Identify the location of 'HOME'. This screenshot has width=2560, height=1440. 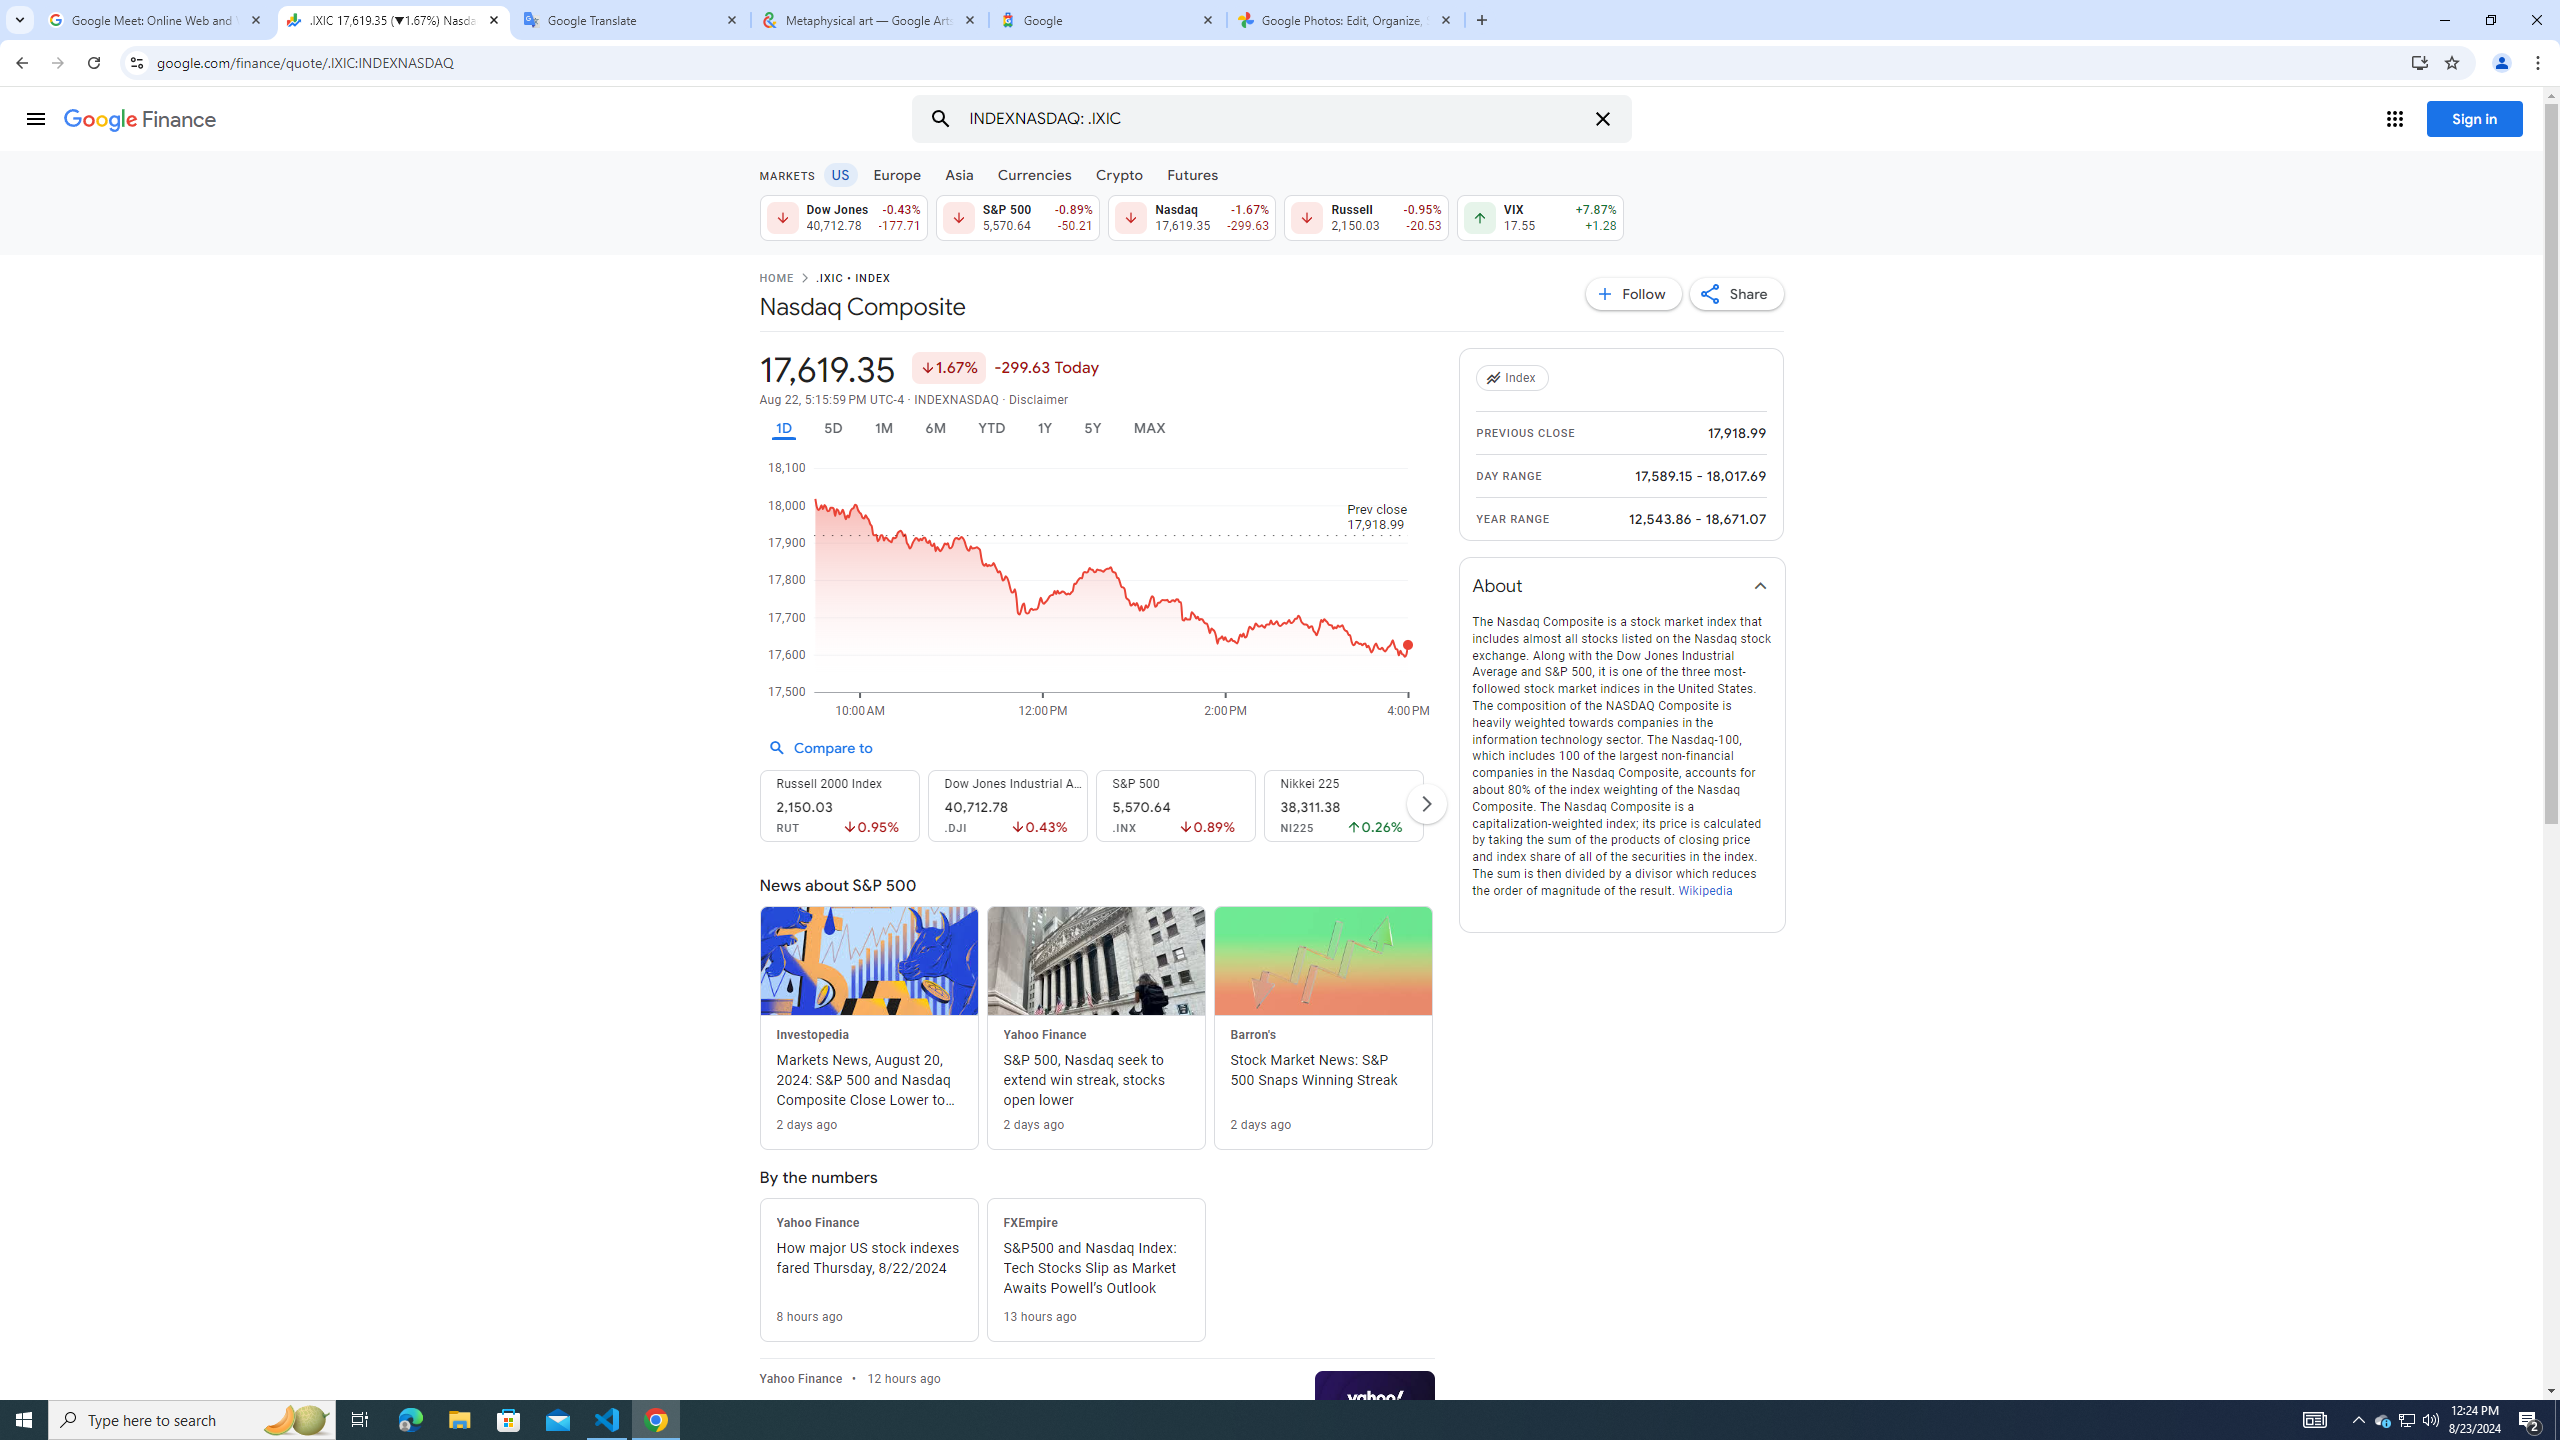
(774, 279).